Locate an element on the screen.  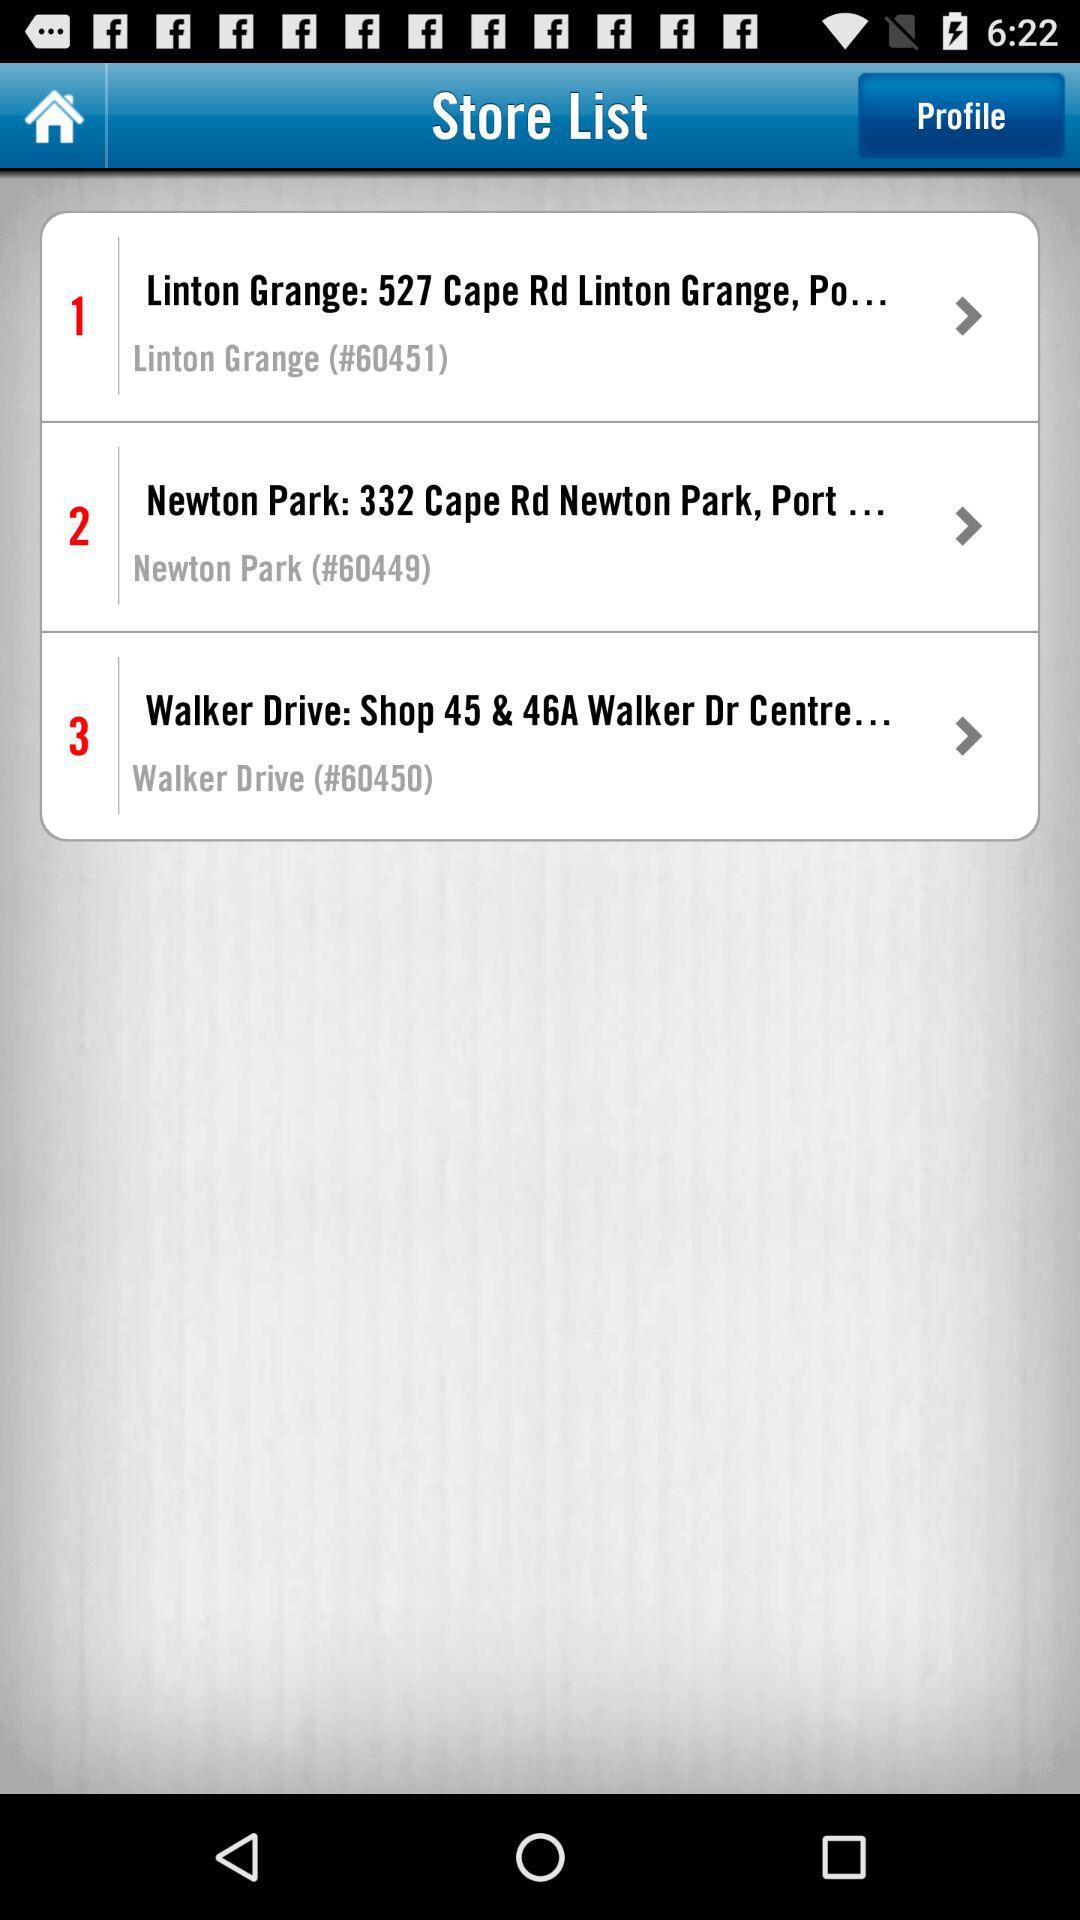
the item next to walker drive shop icon is located at coordinates (966, 735).